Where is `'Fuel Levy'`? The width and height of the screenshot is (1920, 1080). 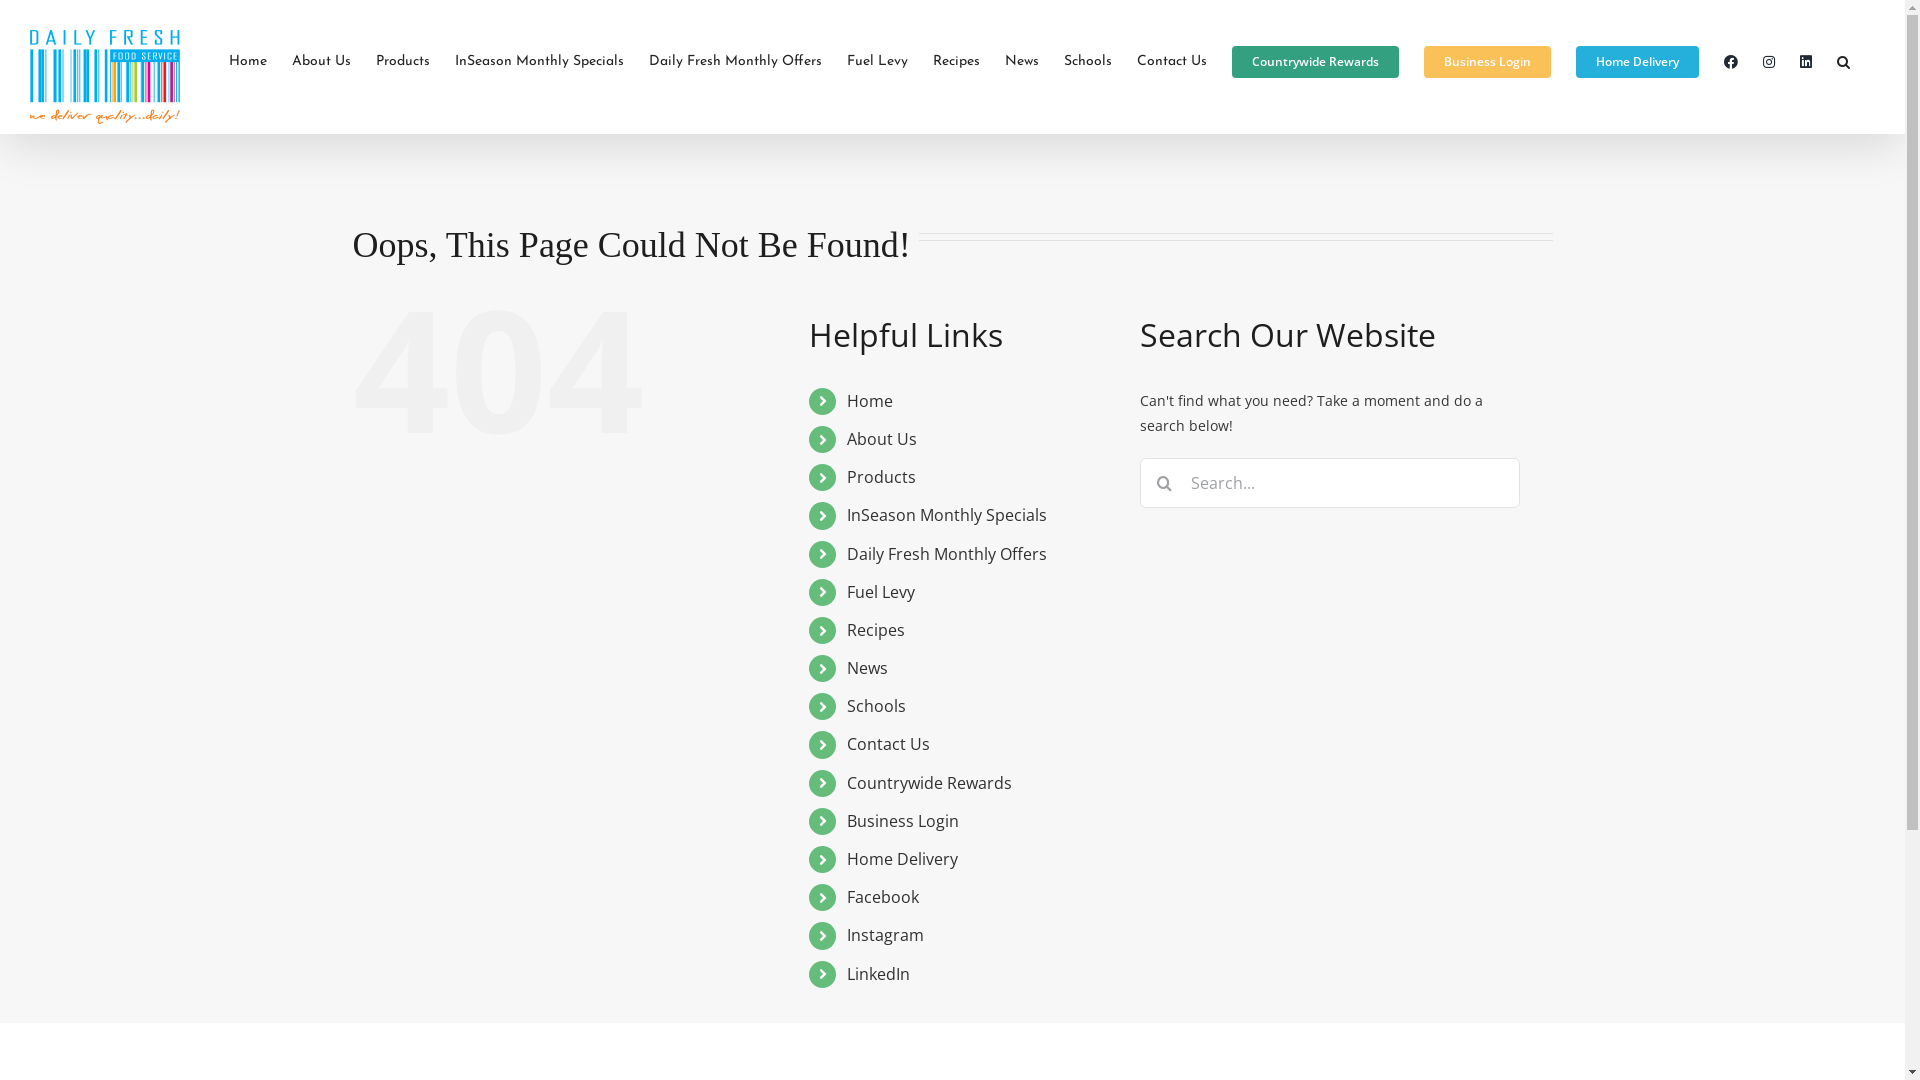
'Fuel Levy' is located at coordinates (880, 590).